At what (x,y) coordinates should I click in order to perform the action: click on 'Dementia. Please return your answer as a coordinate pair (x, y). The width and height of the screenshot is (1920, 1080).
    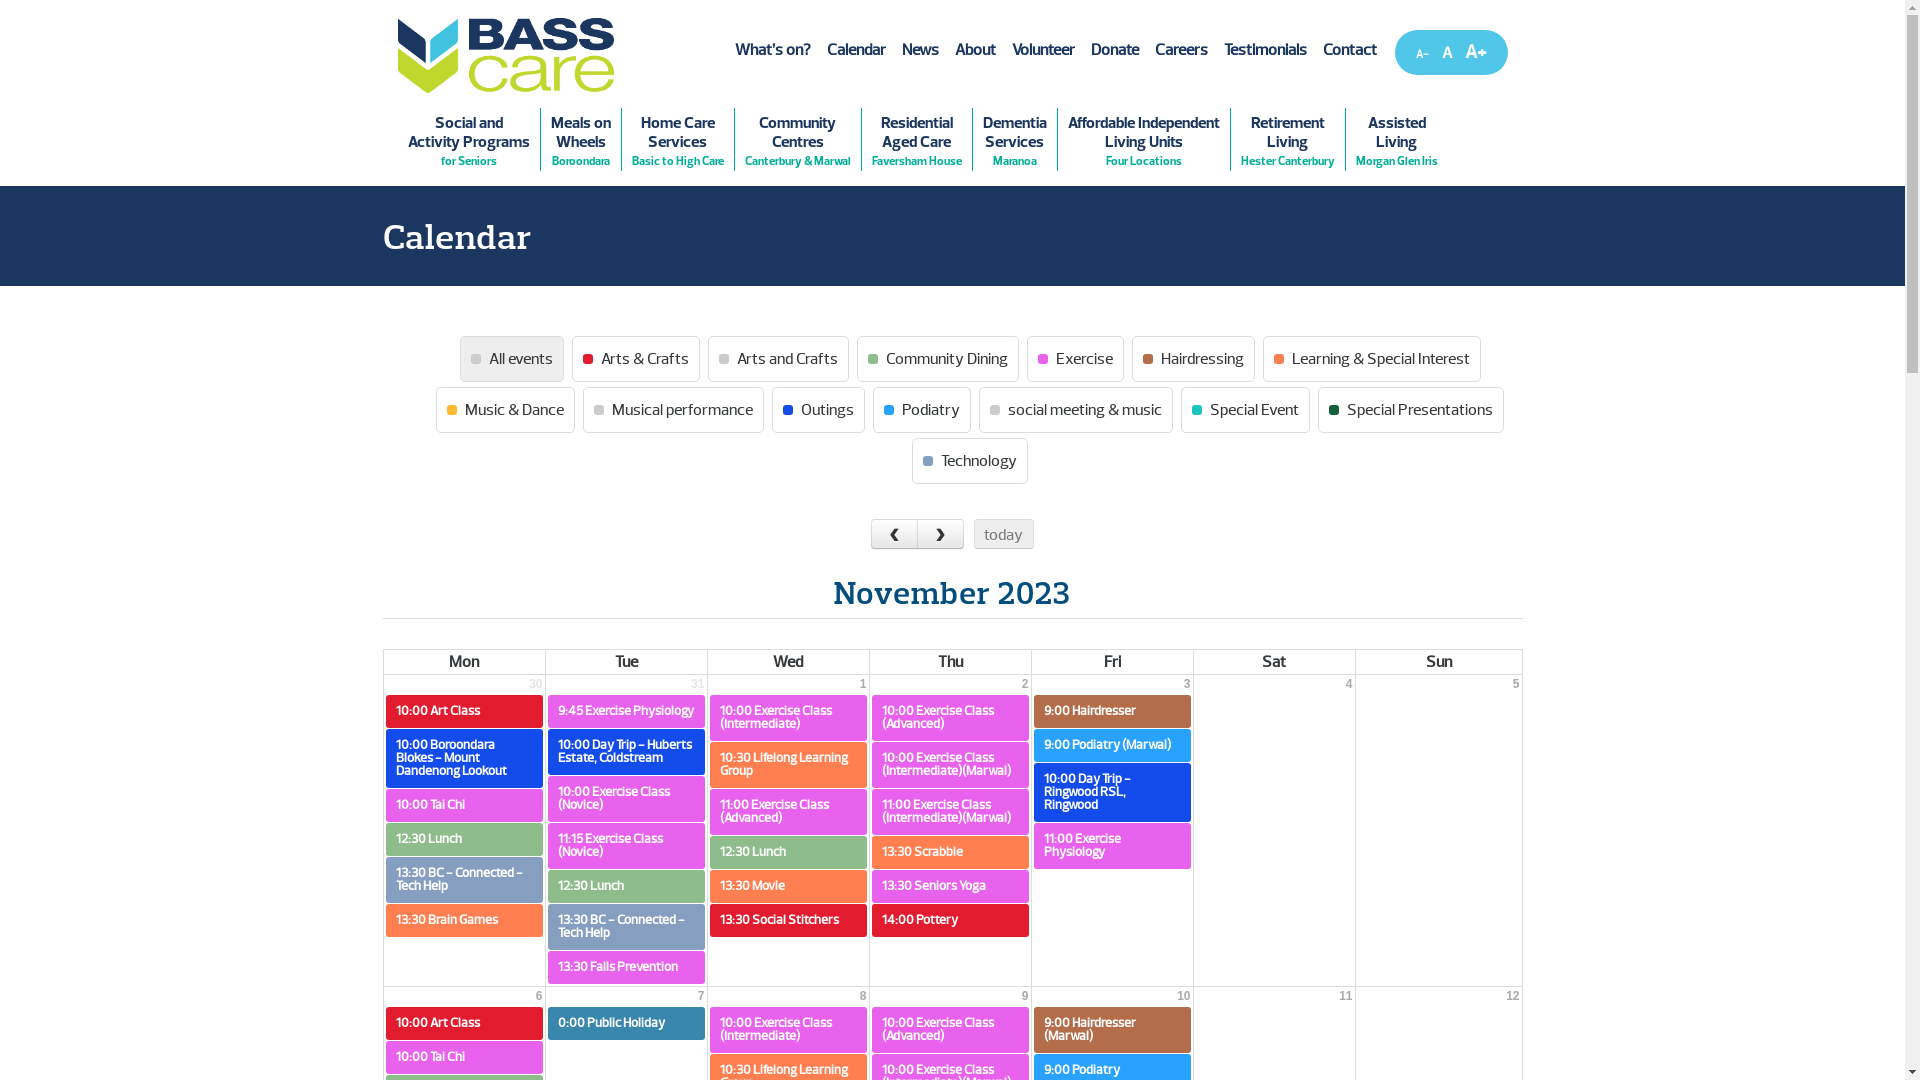
    Looking at the image, I should click on (971, 138).